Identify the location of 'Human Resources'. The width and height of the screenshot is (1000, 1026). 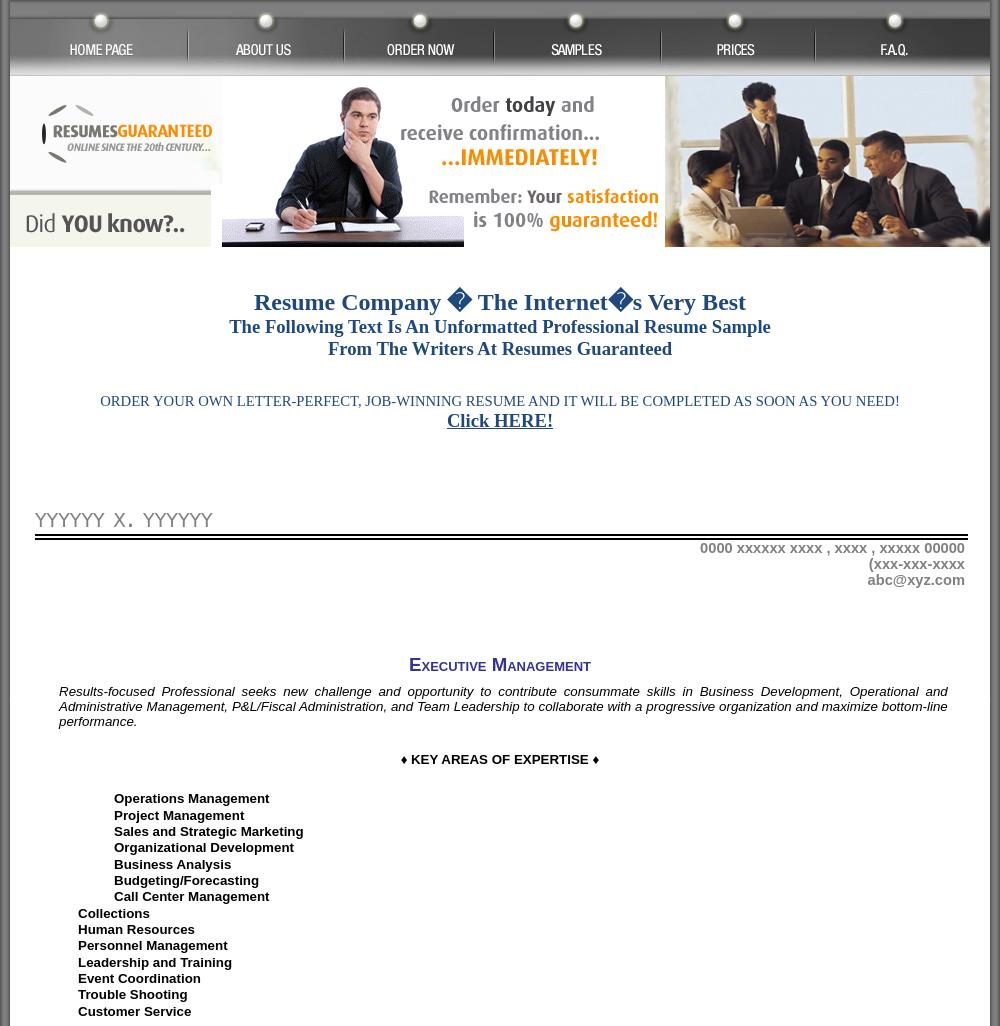
(136, 928).